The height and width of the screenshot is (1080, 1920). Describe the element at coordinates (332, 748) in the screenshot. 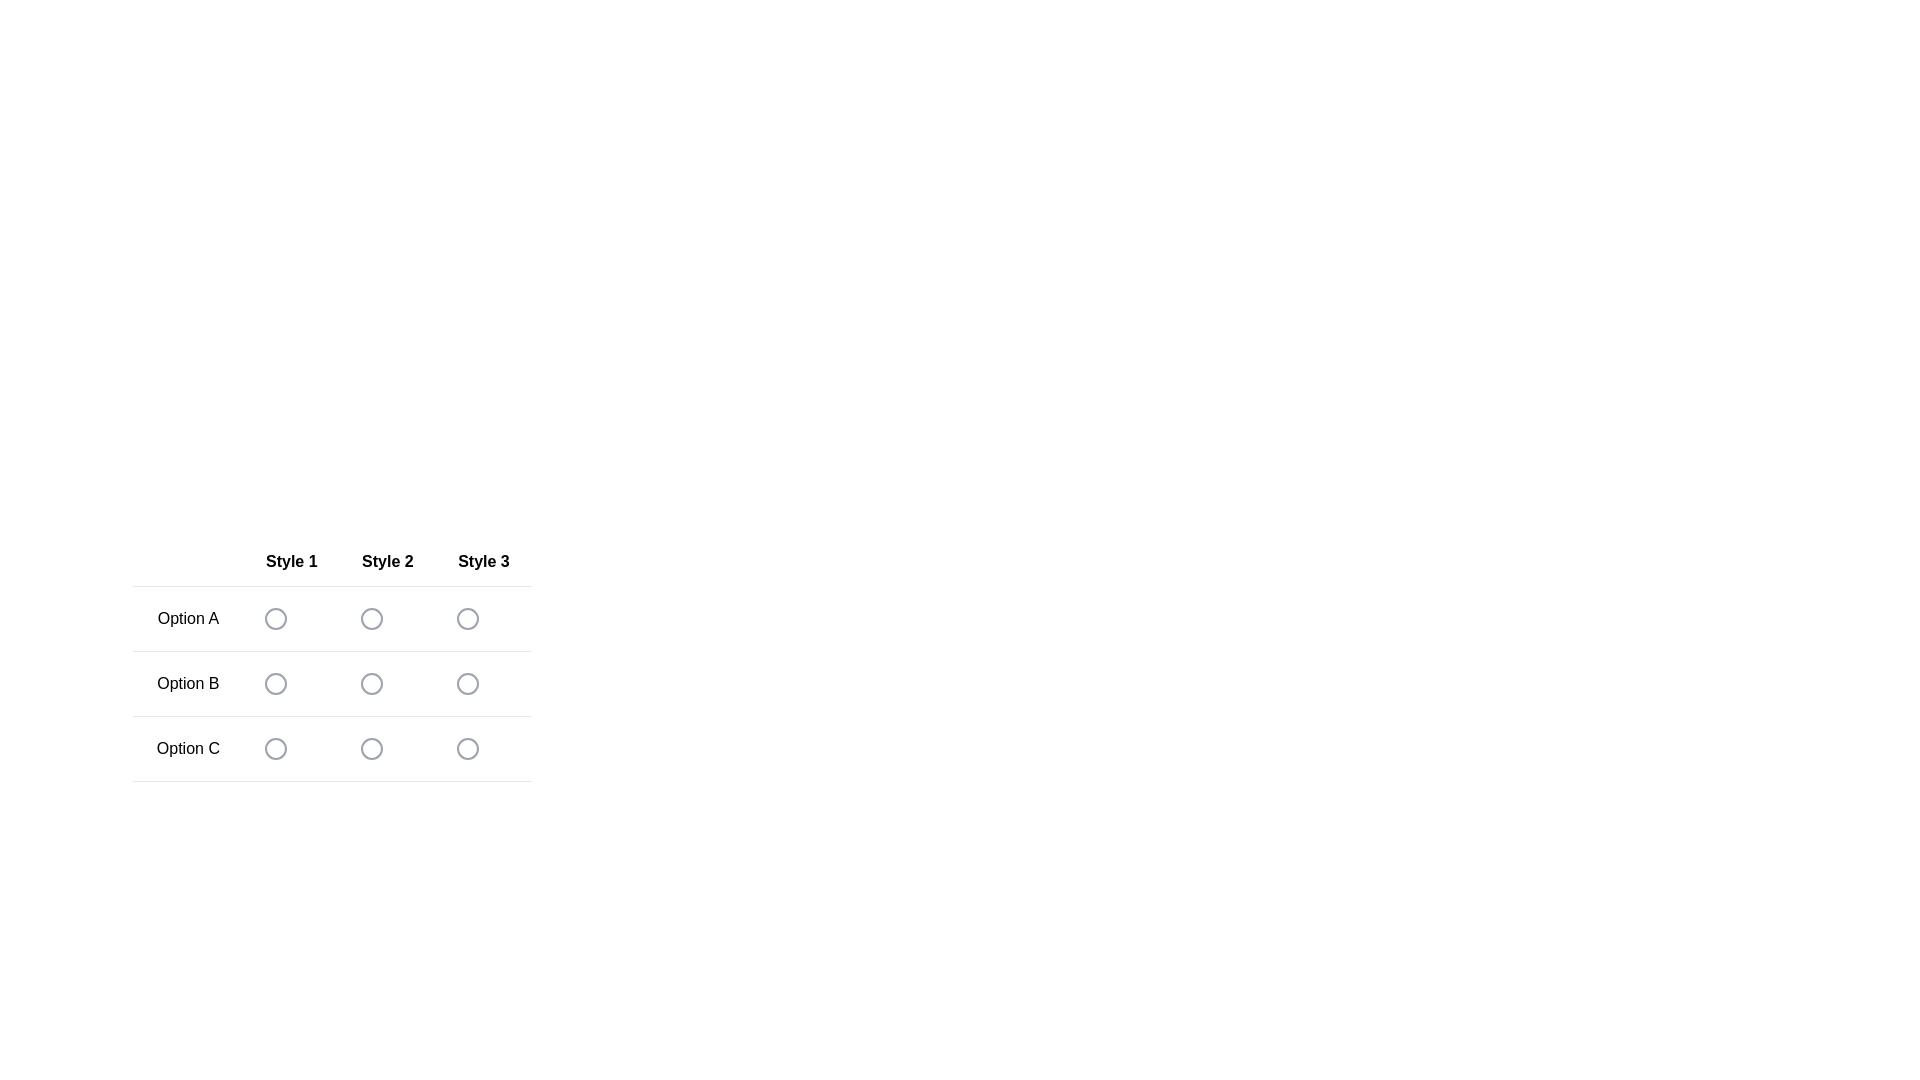

I see `the Text Label located in the third row of selectable options` at that location.